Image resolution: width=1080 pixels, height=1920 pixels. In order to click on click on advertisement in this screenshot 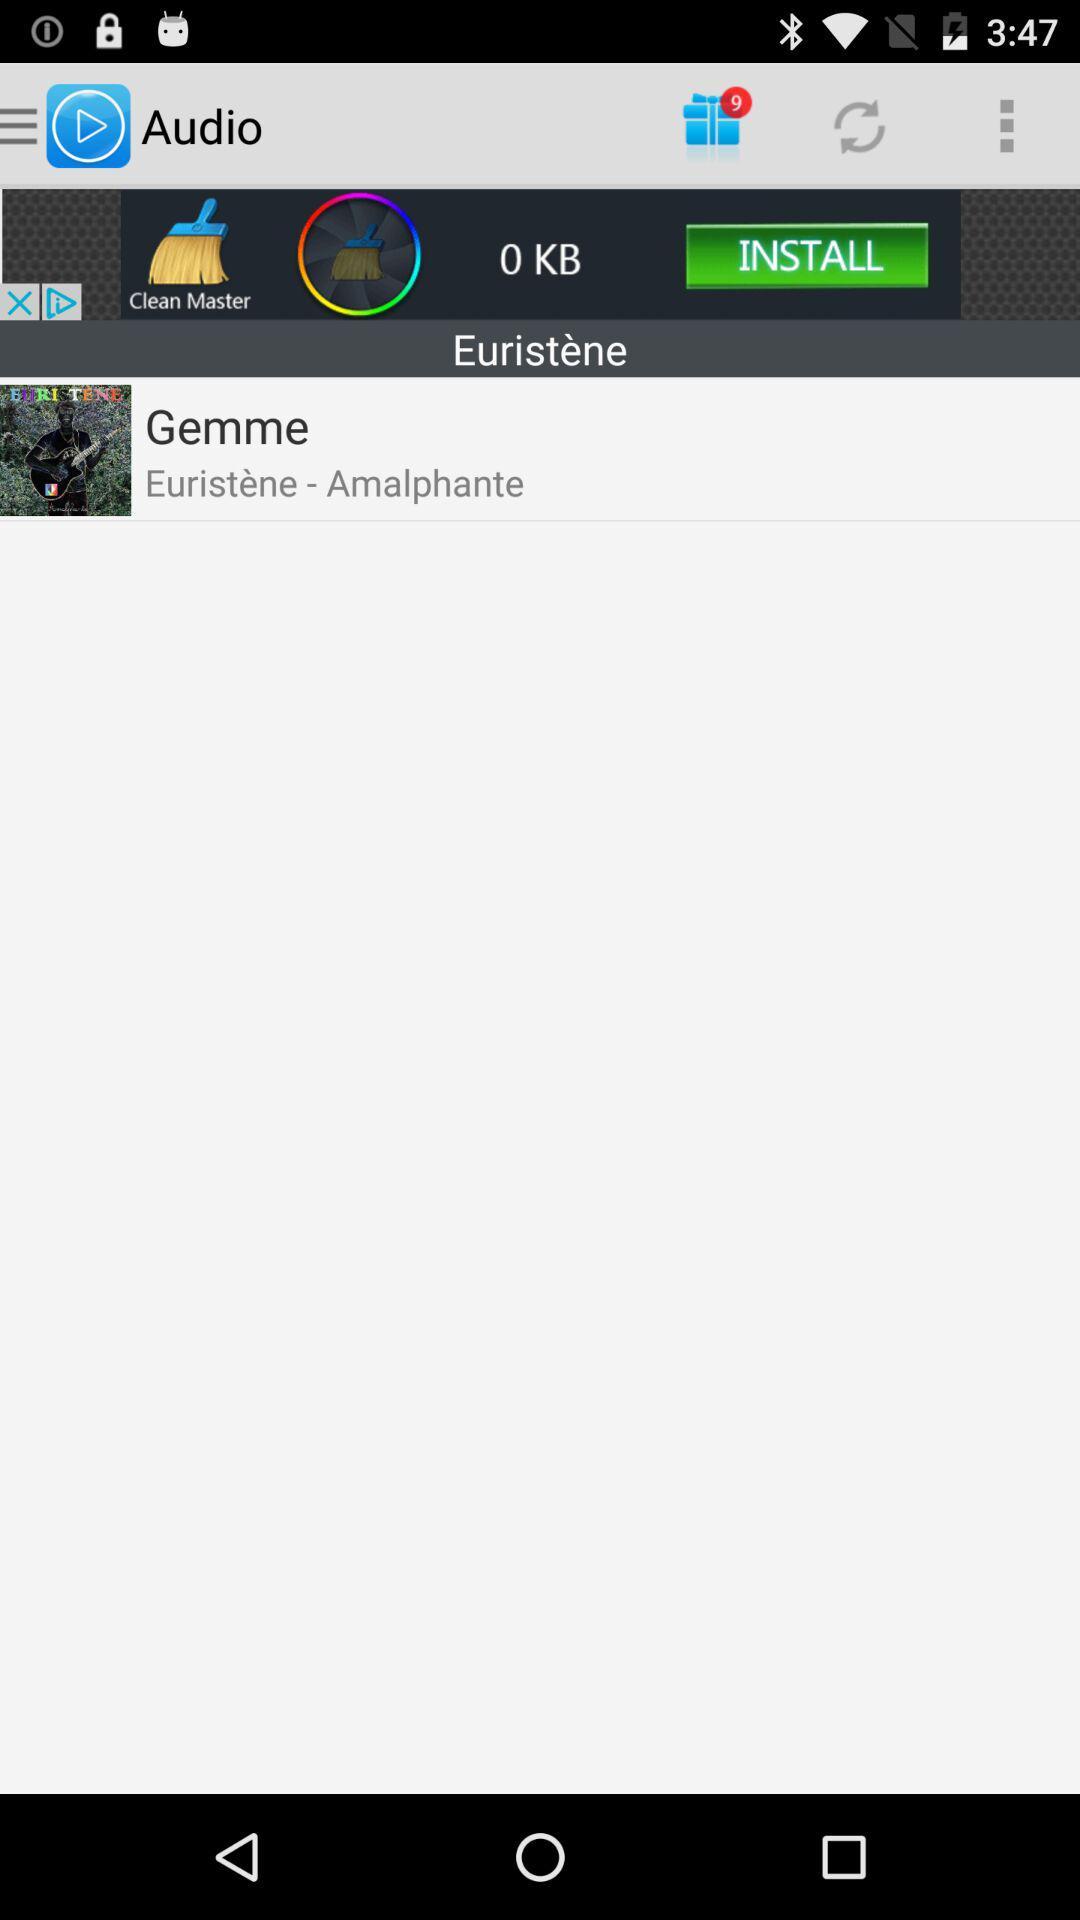, I will do `click(540, 253)`.